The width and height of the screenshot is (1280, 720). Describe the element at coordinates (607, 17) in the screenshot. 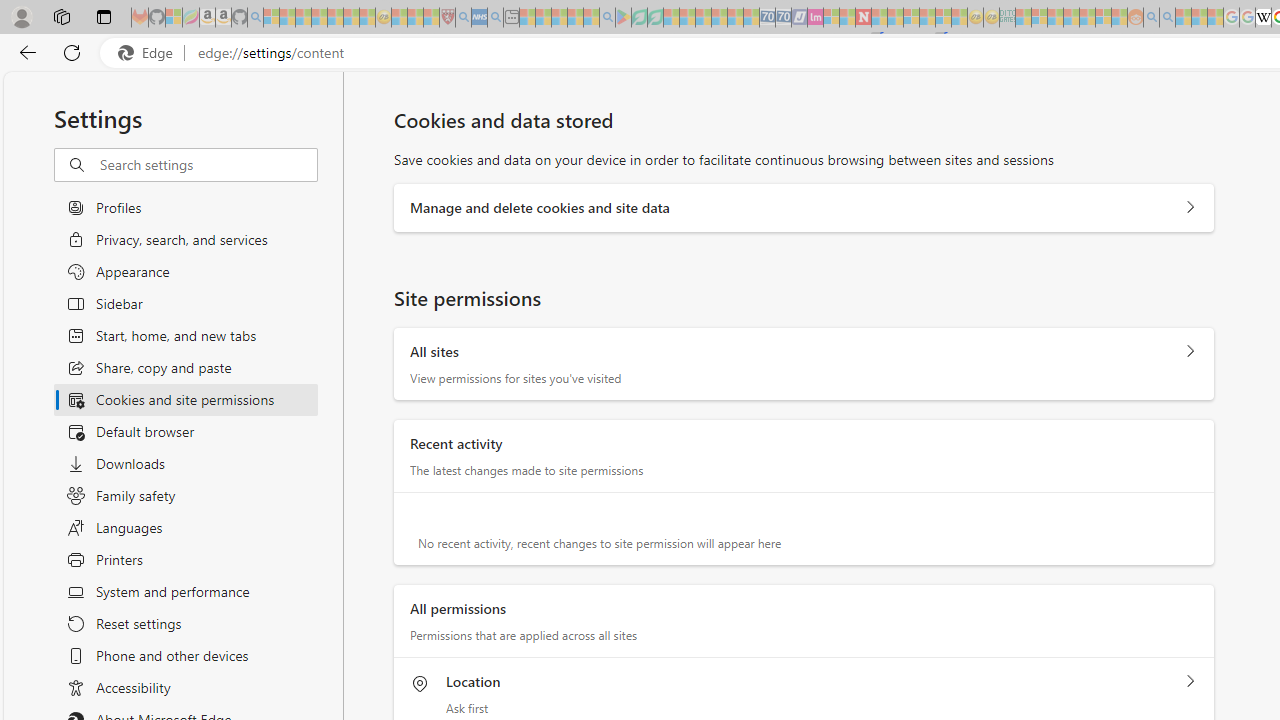

I see `'google - Search - Sleeping'` at that location.